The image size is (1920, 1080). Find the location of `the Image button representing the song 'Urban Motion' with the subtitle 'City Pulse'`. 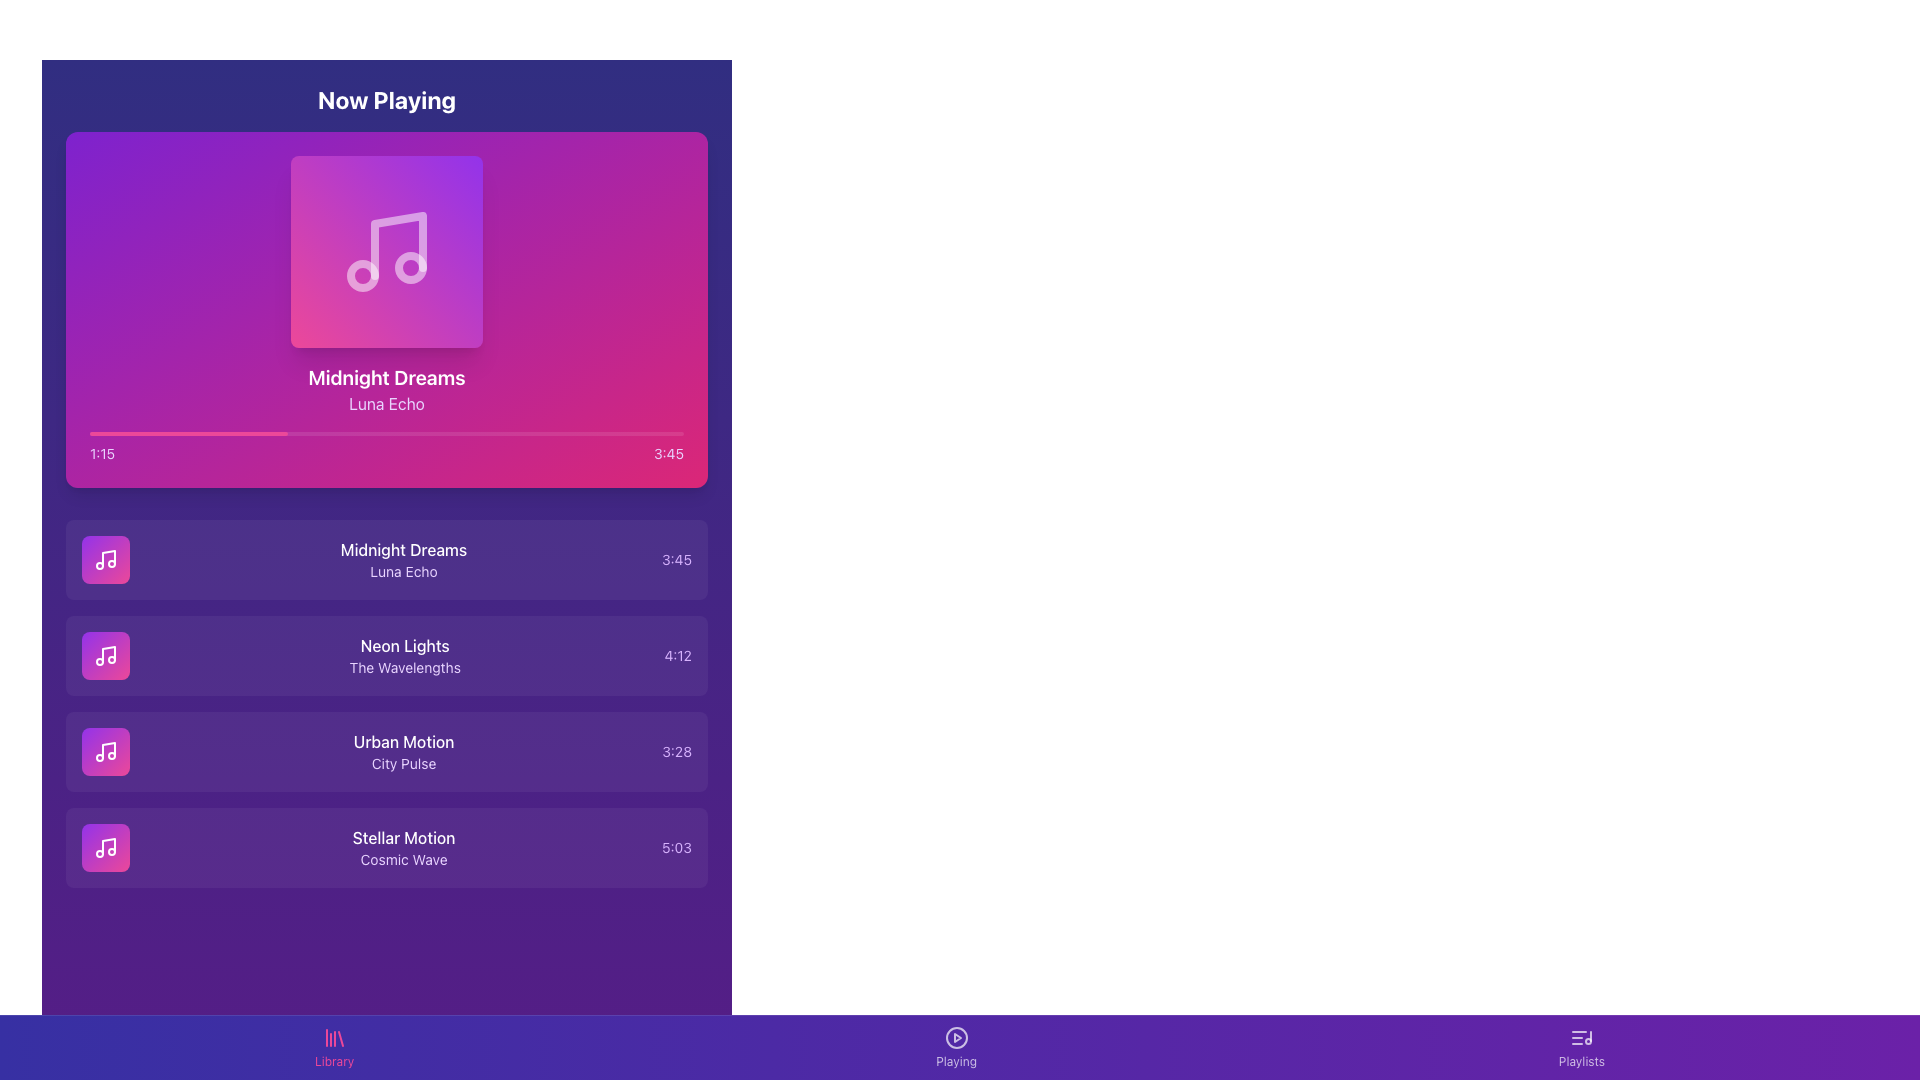

the Image button representing the song 'Urban Motion' with the subtitle 'City Pulse' is located at coordinates (104, 752).